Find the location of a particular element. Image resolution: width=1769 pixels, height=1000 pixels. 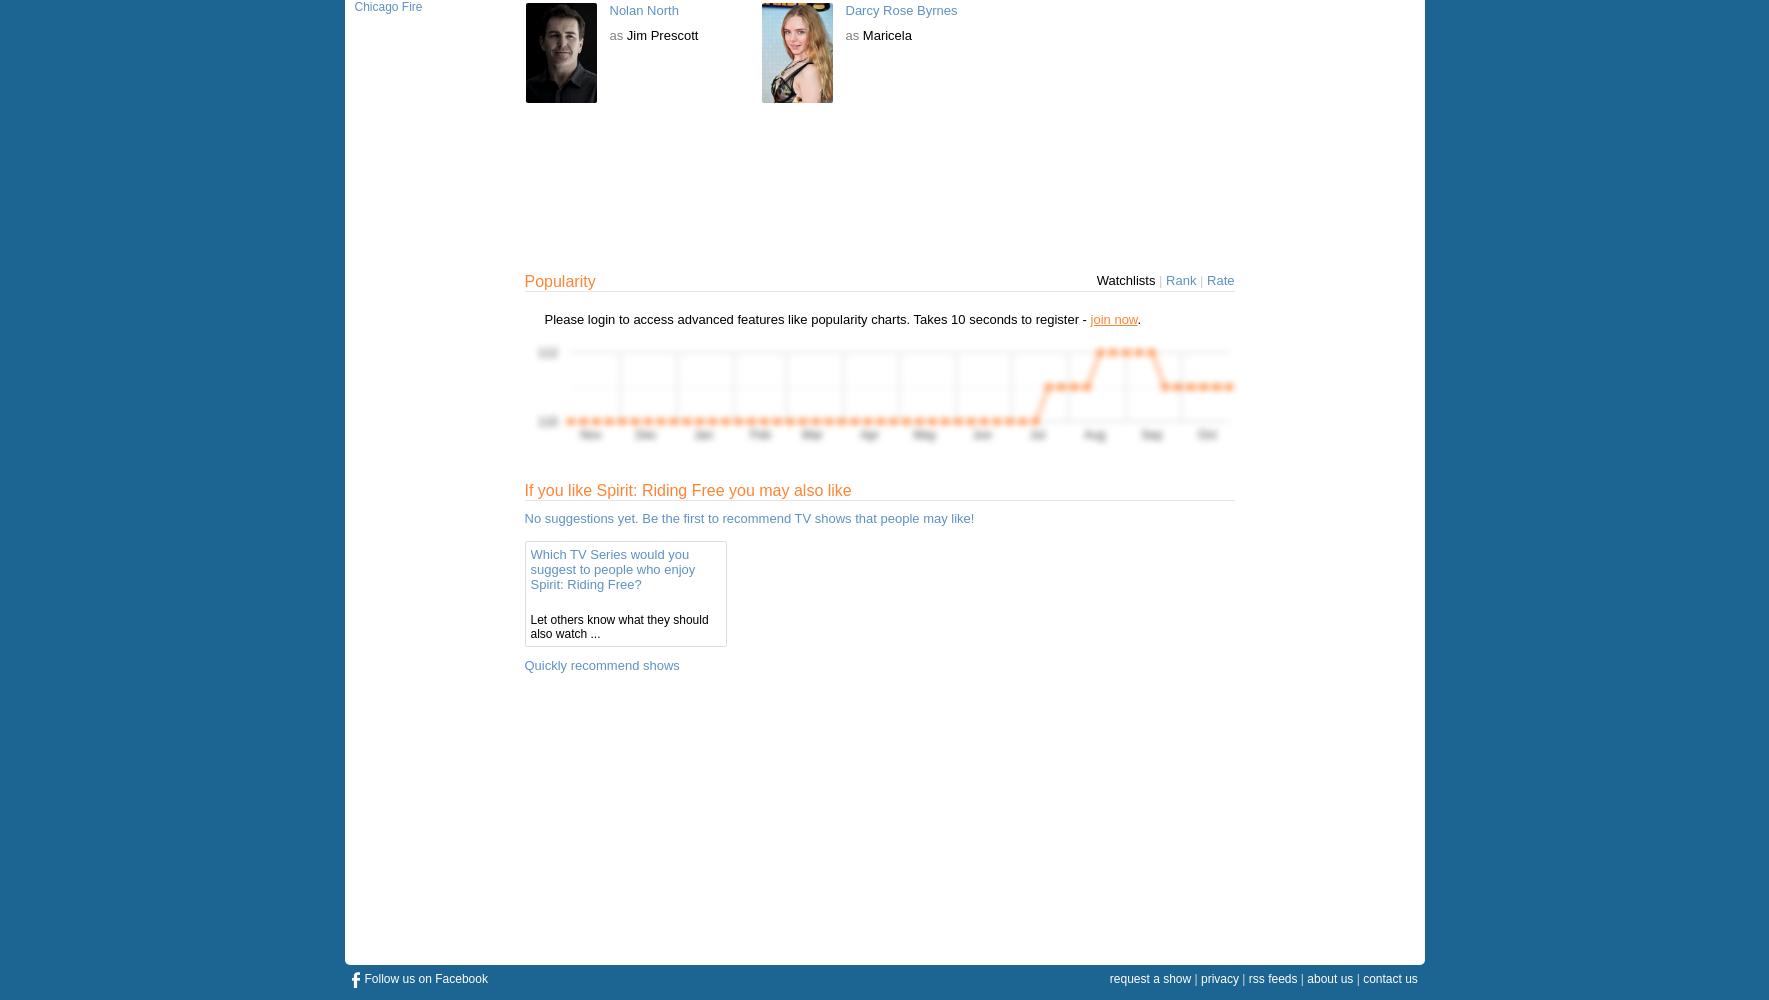

'Aug' is located at coordinates (1092, 434).